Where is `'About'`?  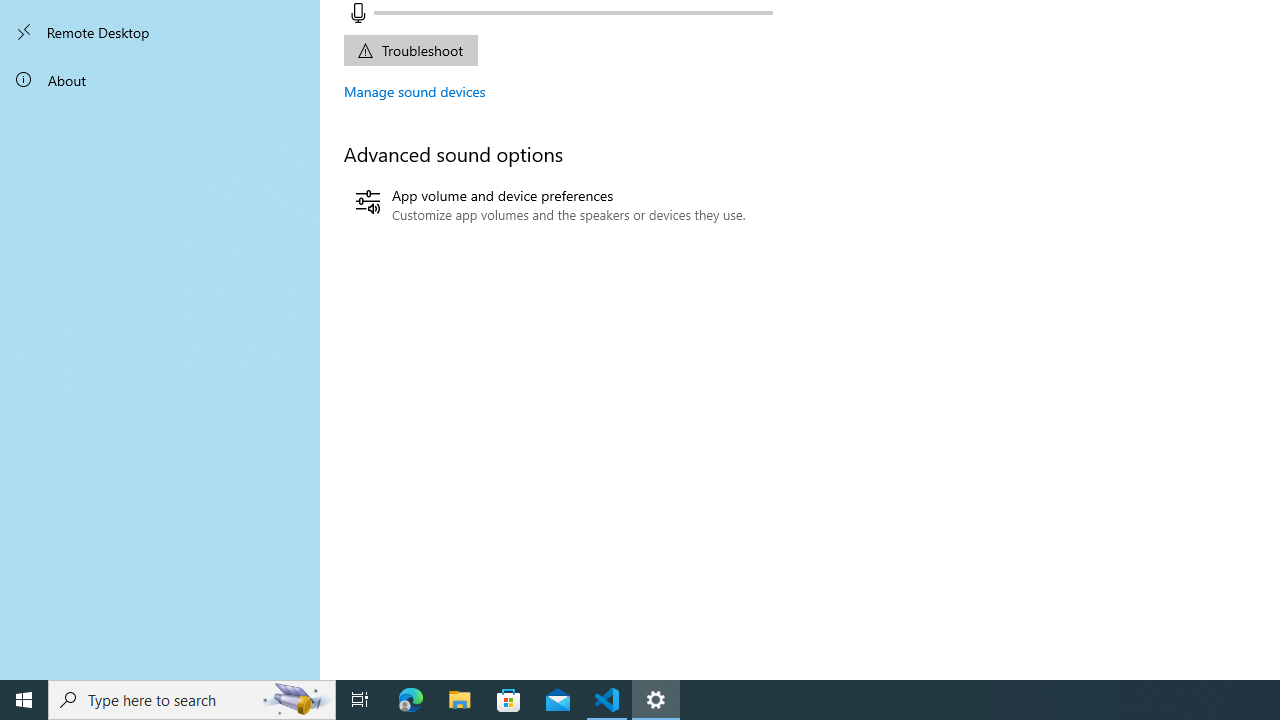 'About' is located at coordinates (160, 78).